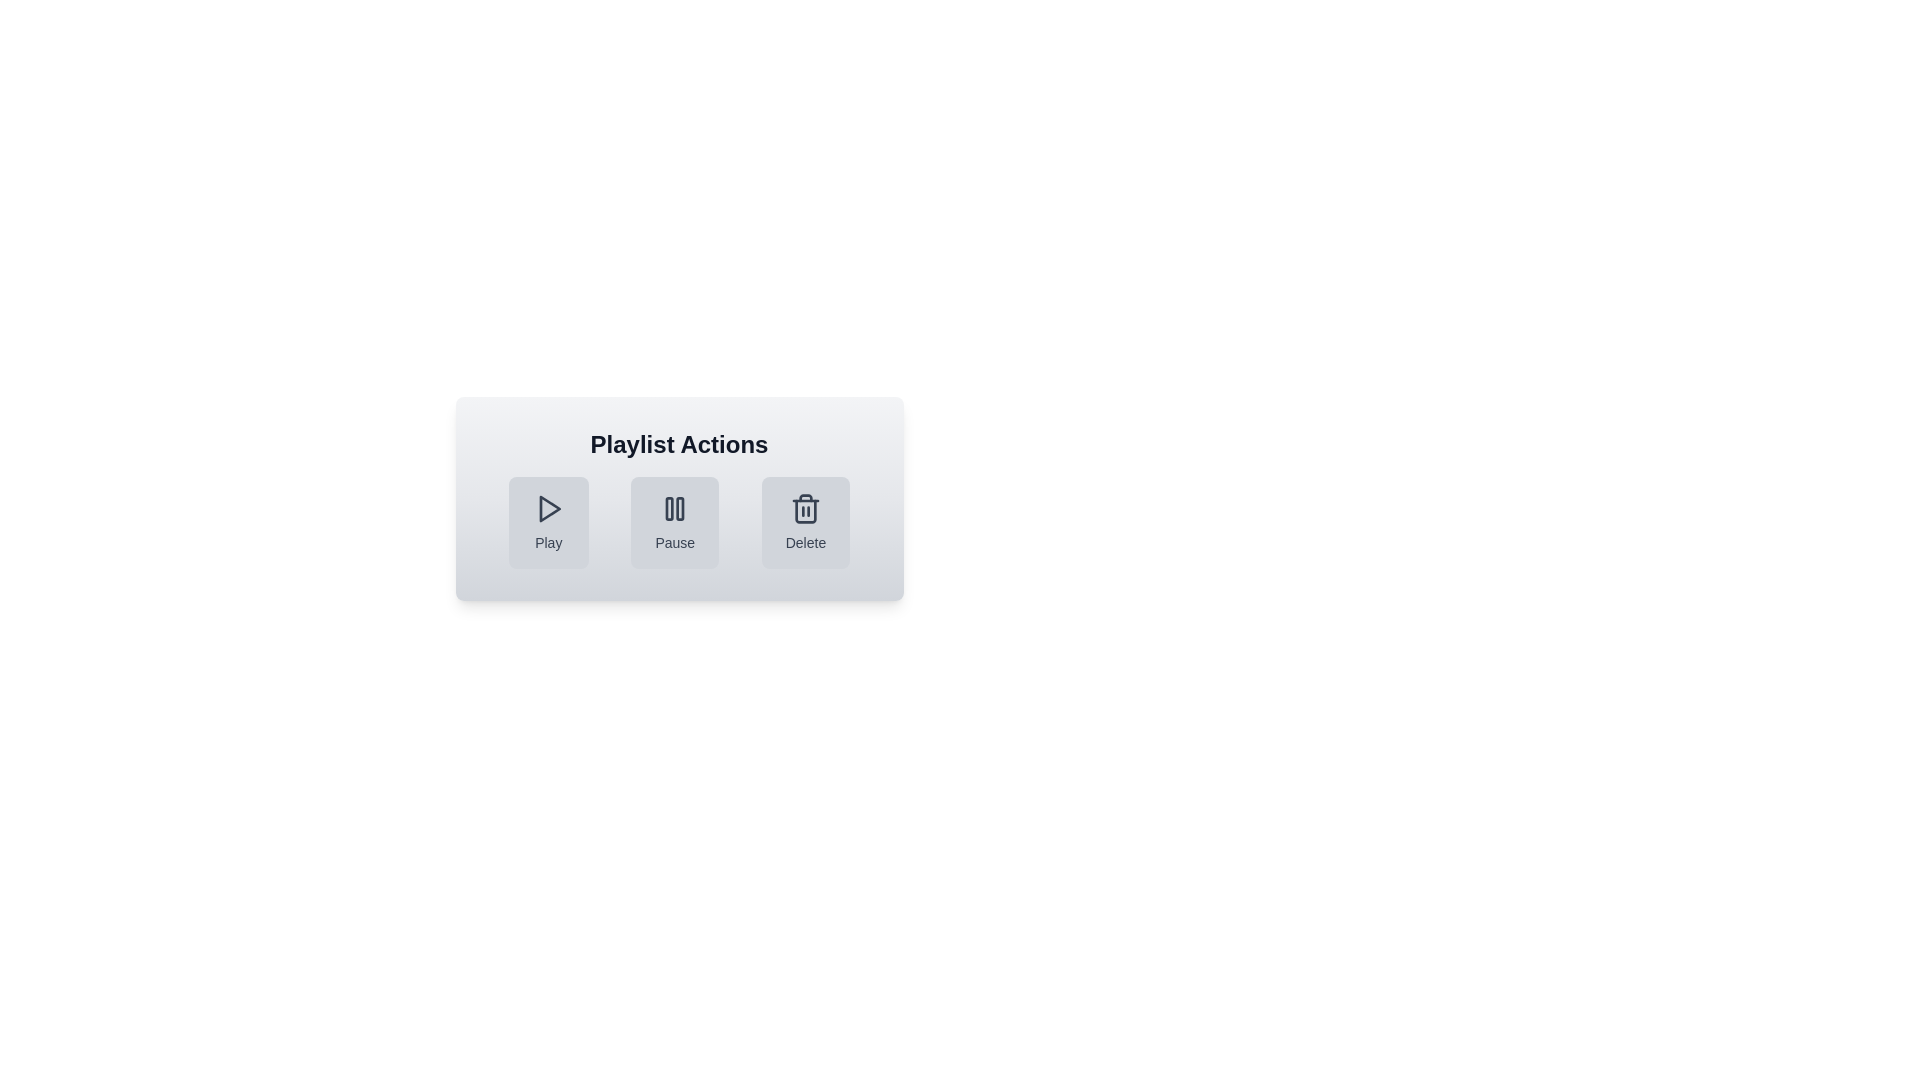 This screenshot has width=1920, height=1080. Describe the element at coordinates (806, 522) in the screenshot. I see `the Delete button to perform the corresponding action` at that location.